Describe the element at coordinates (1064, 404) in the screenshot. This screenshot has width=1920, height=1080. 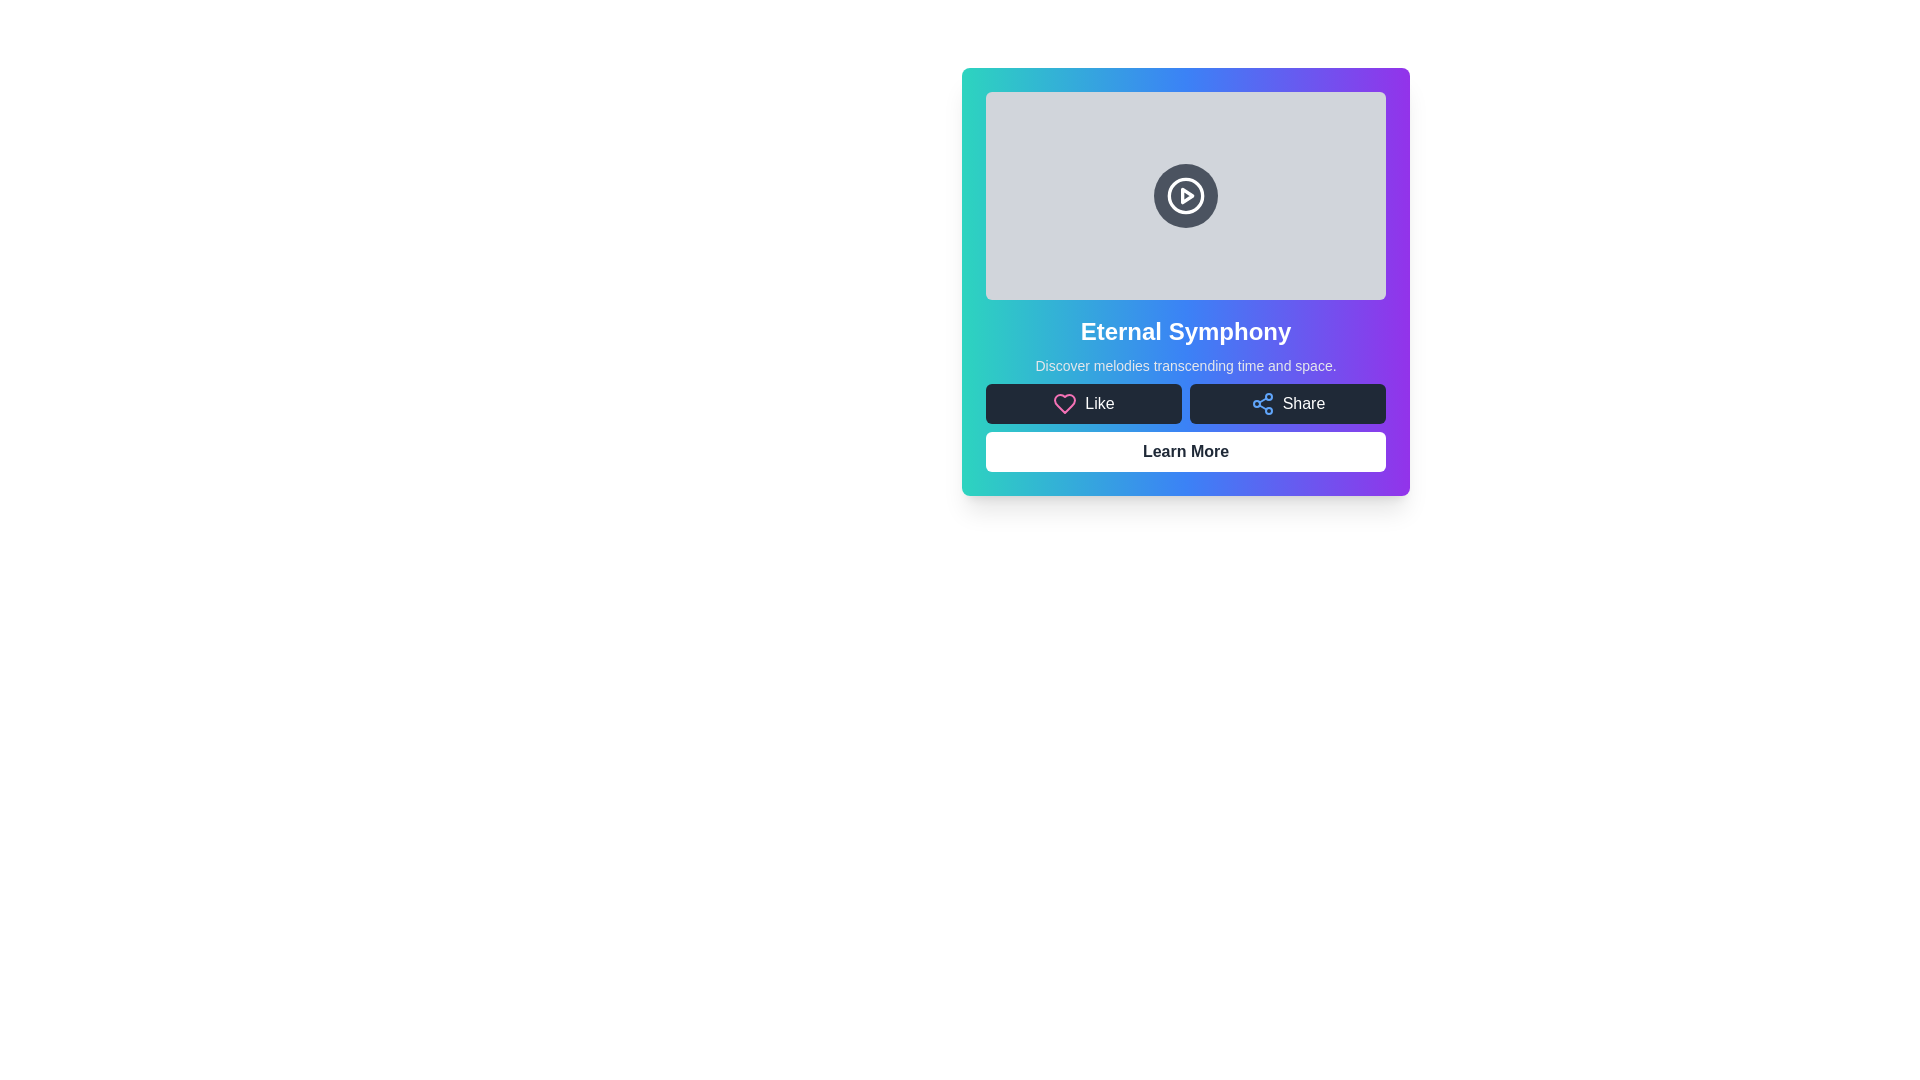
I see `the heart icon located in the lower-left section of the card, to the left of the 'Like' button text, to like the content` at that location.